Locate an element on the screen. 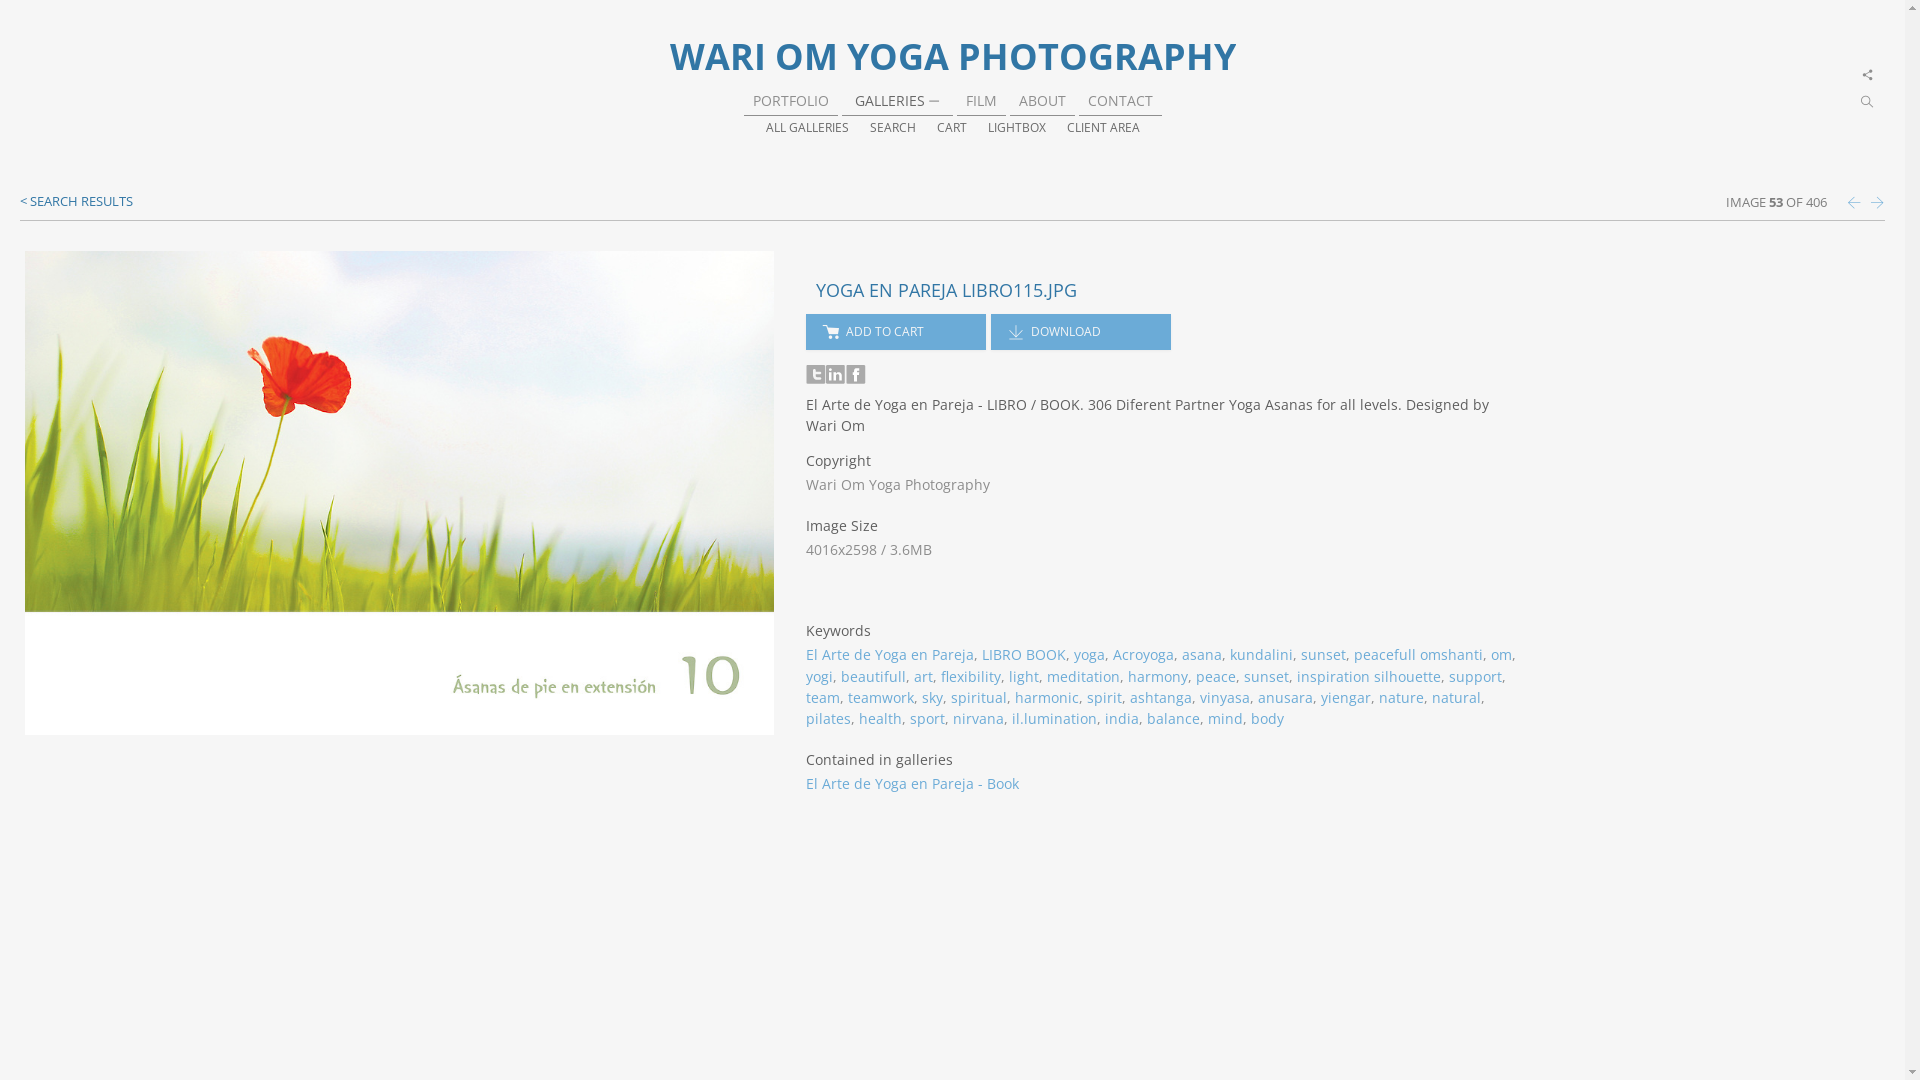 This screenshot has height=1080, width=1920. 'sky' is located at coordinates (931, 696).